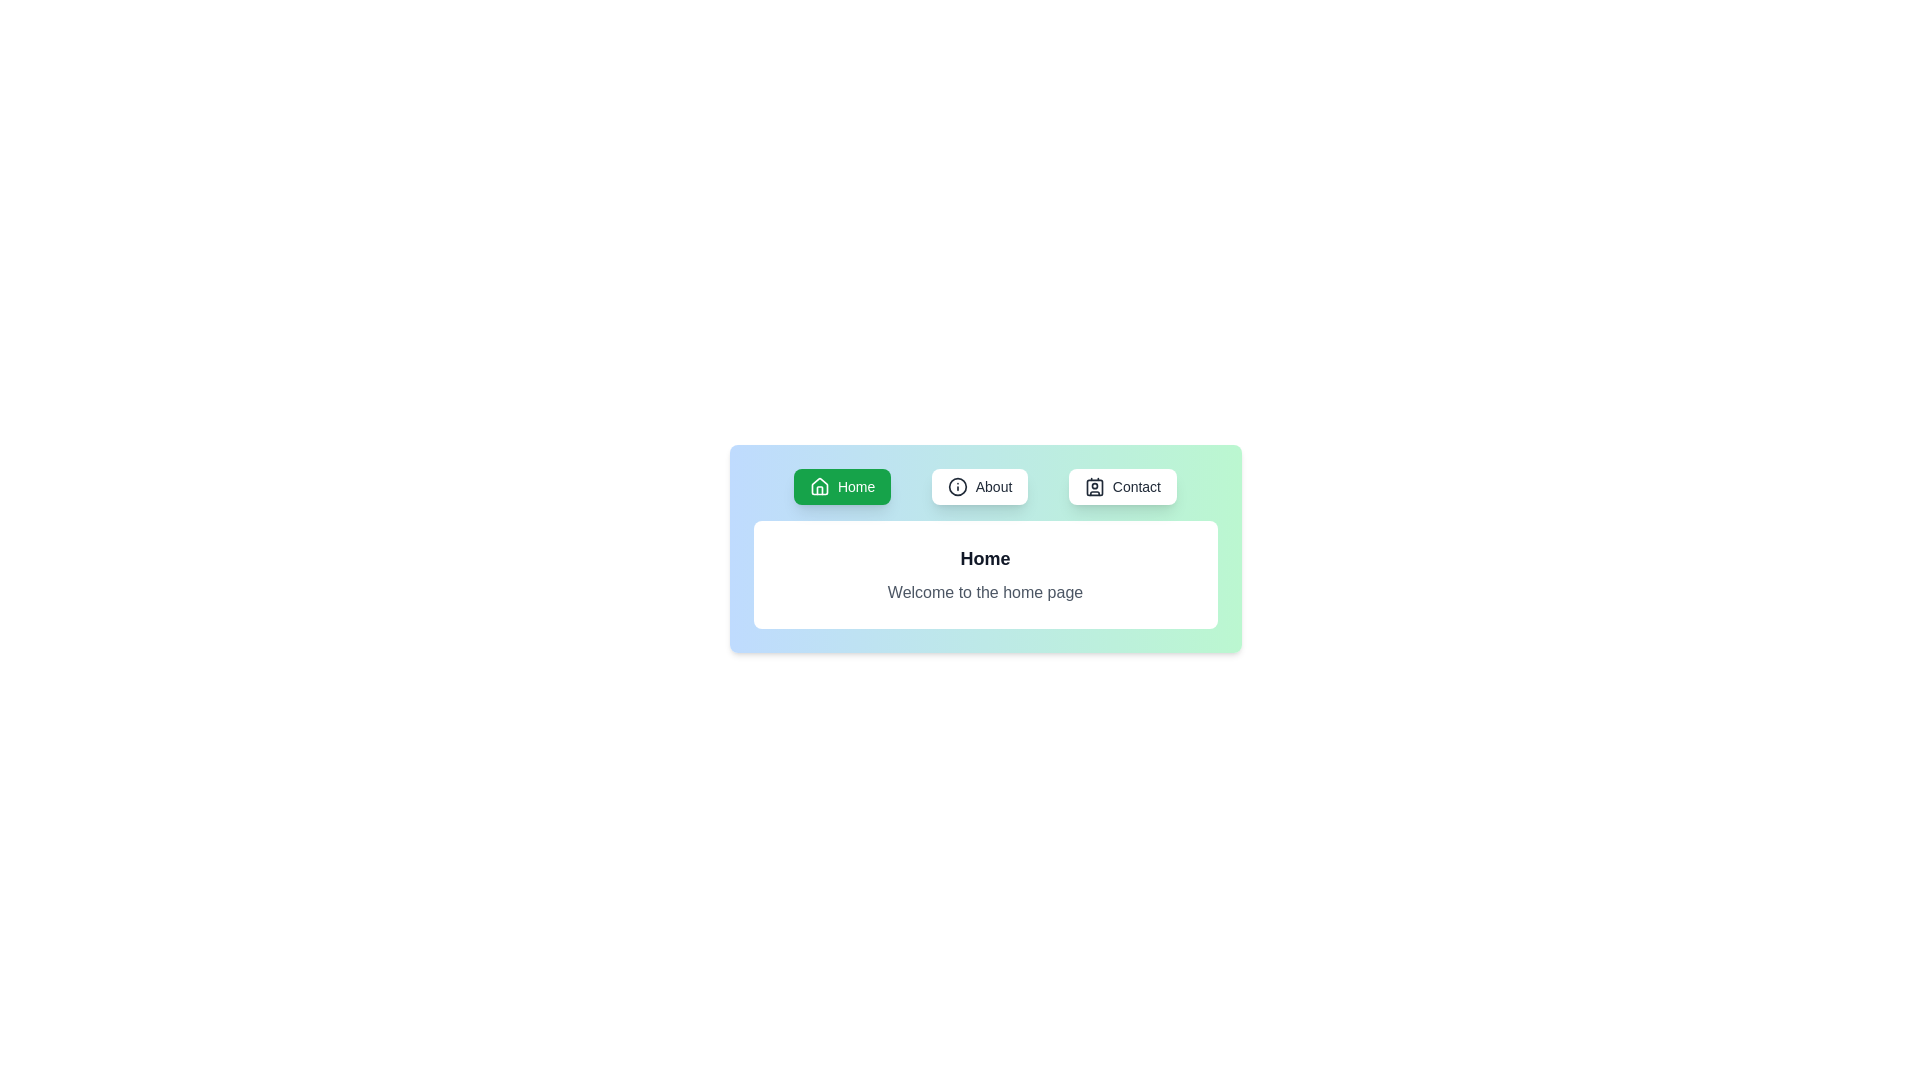  I want to click on the button labeled Contact to observe its visual styling change, so click(1122, 486).